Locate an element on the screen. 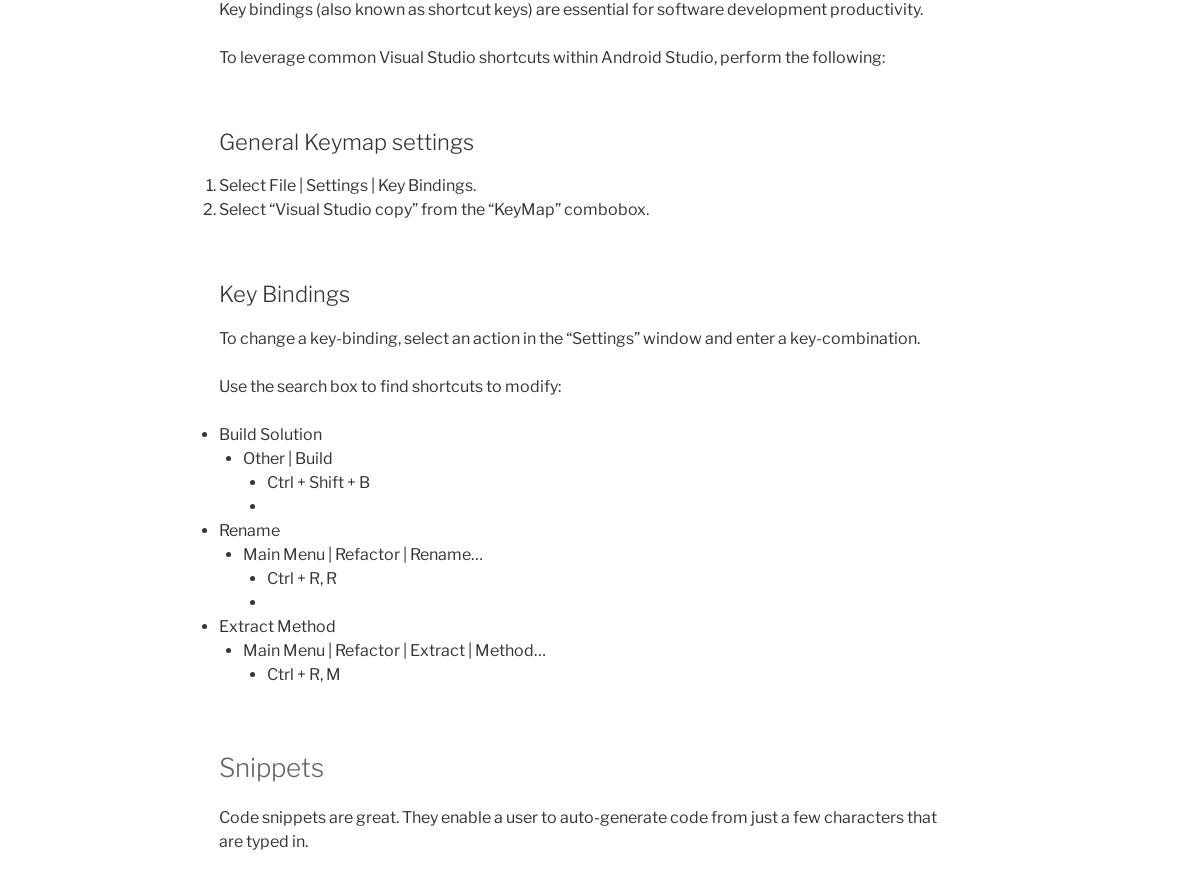  'Build Solution' is located at coordinates (269, 433).